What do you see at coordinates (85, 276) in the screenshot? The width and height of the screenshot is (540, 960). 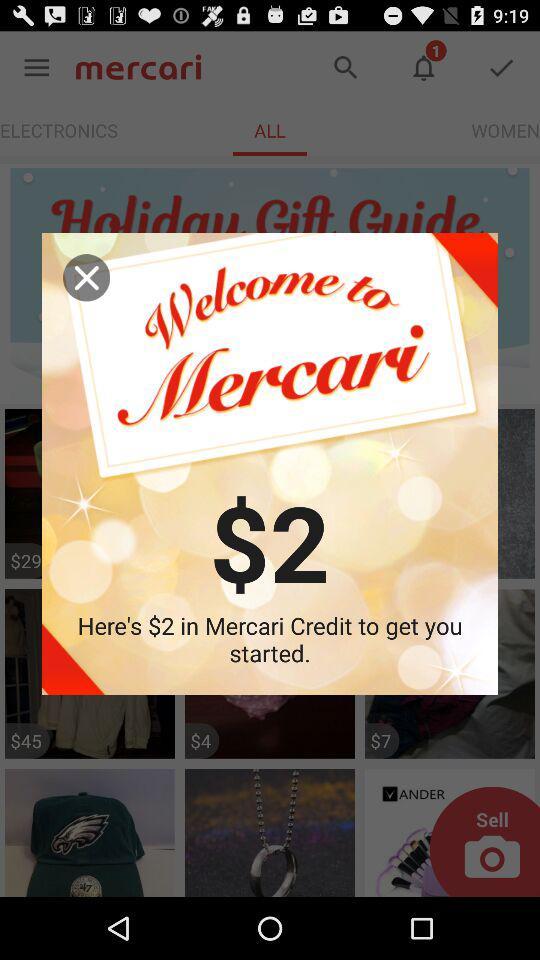 I see `pop up` at bounding box center [85, 276].